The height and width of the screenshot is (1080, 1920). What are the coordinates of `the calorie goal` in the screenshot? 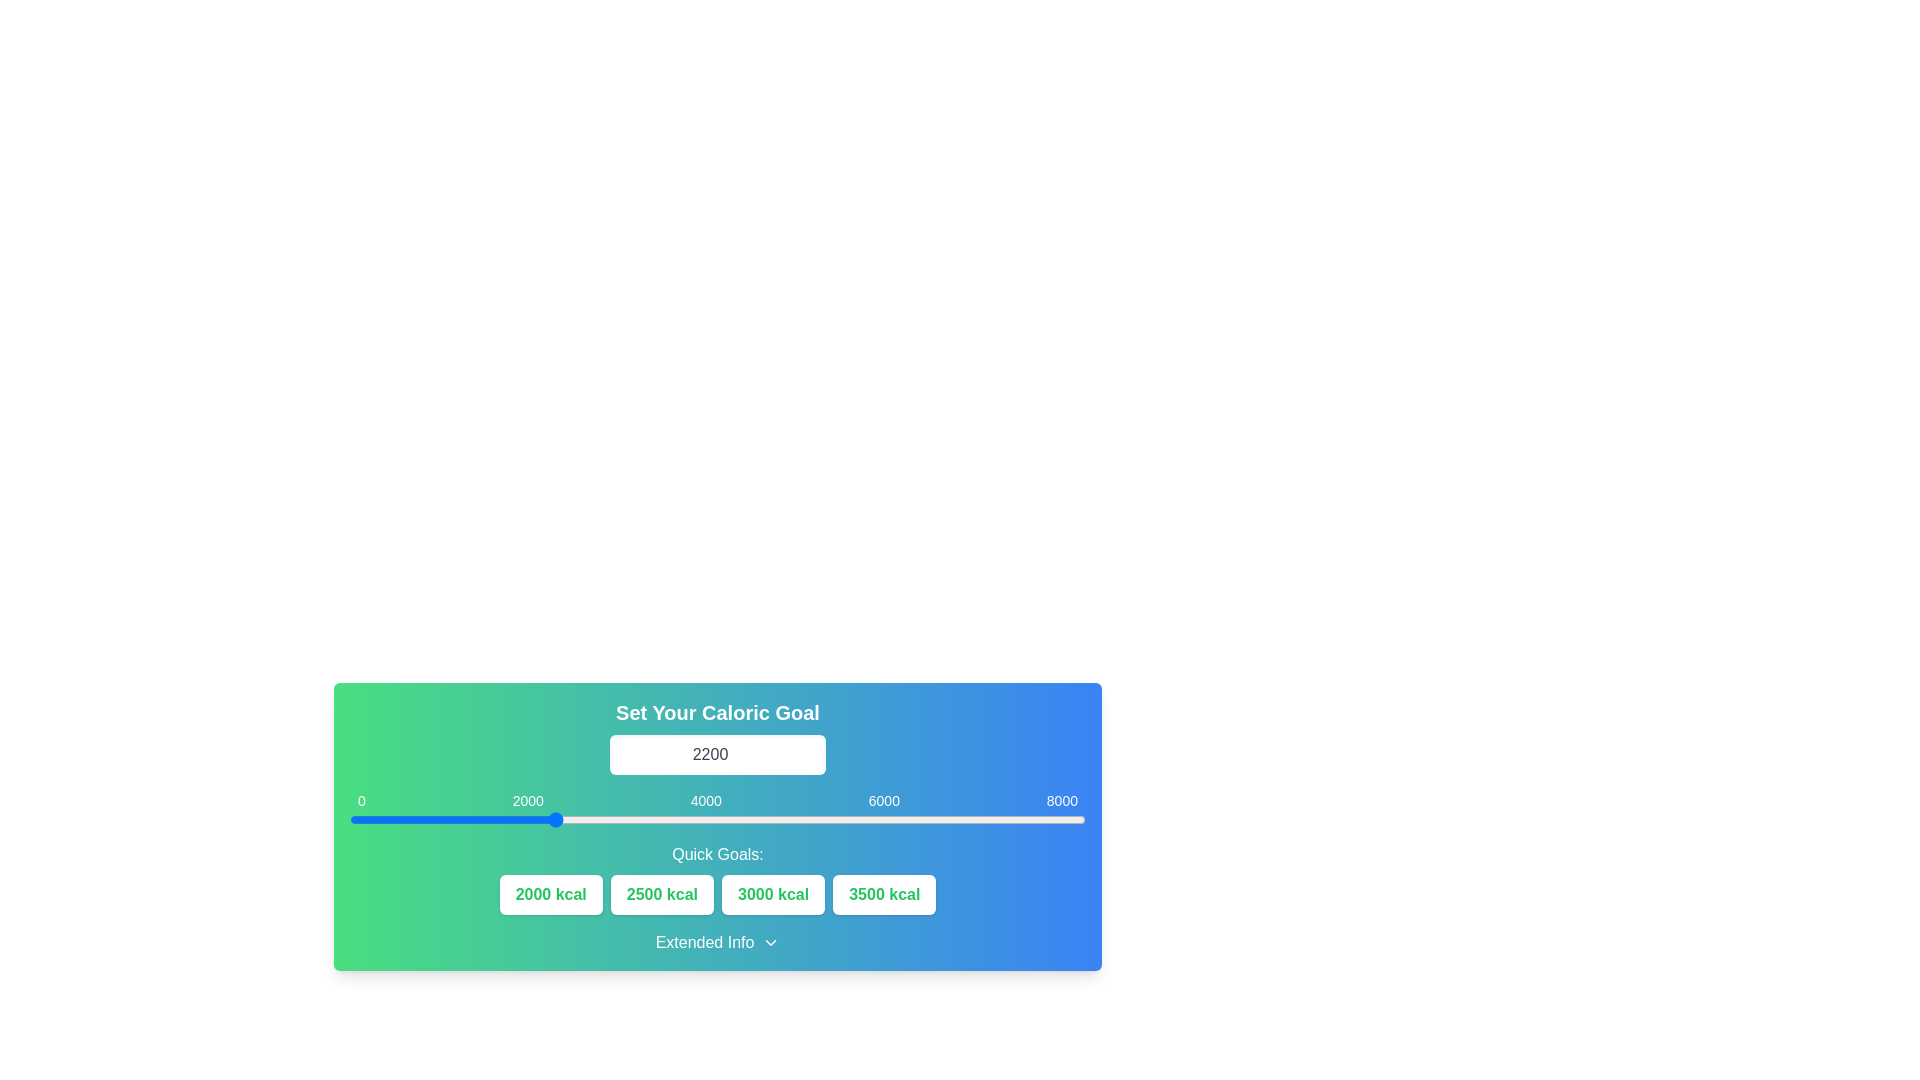 It's located at (406, 820).